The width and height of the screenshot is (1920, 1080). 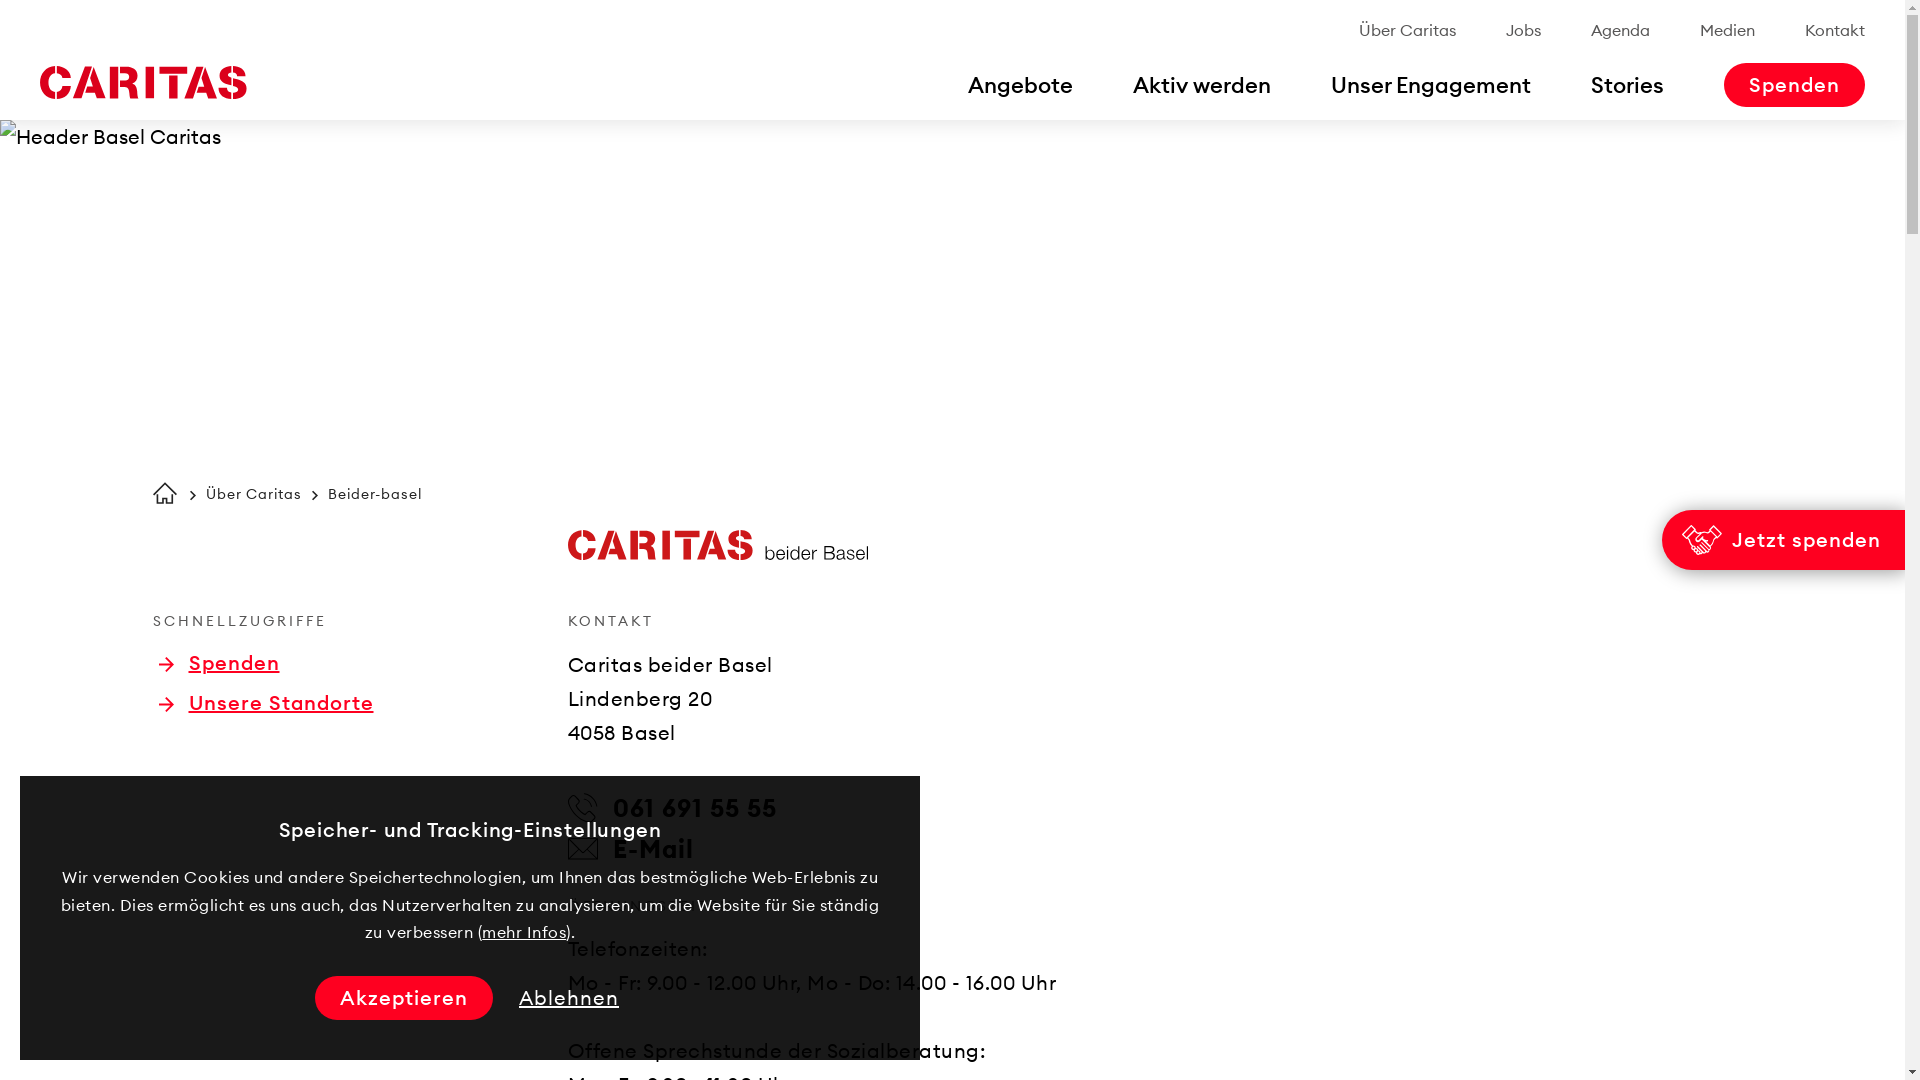 What do you see at coordinates (1698, 30) in the screenshot?
I see `'Medien'` at bounding box center [1698, 30].